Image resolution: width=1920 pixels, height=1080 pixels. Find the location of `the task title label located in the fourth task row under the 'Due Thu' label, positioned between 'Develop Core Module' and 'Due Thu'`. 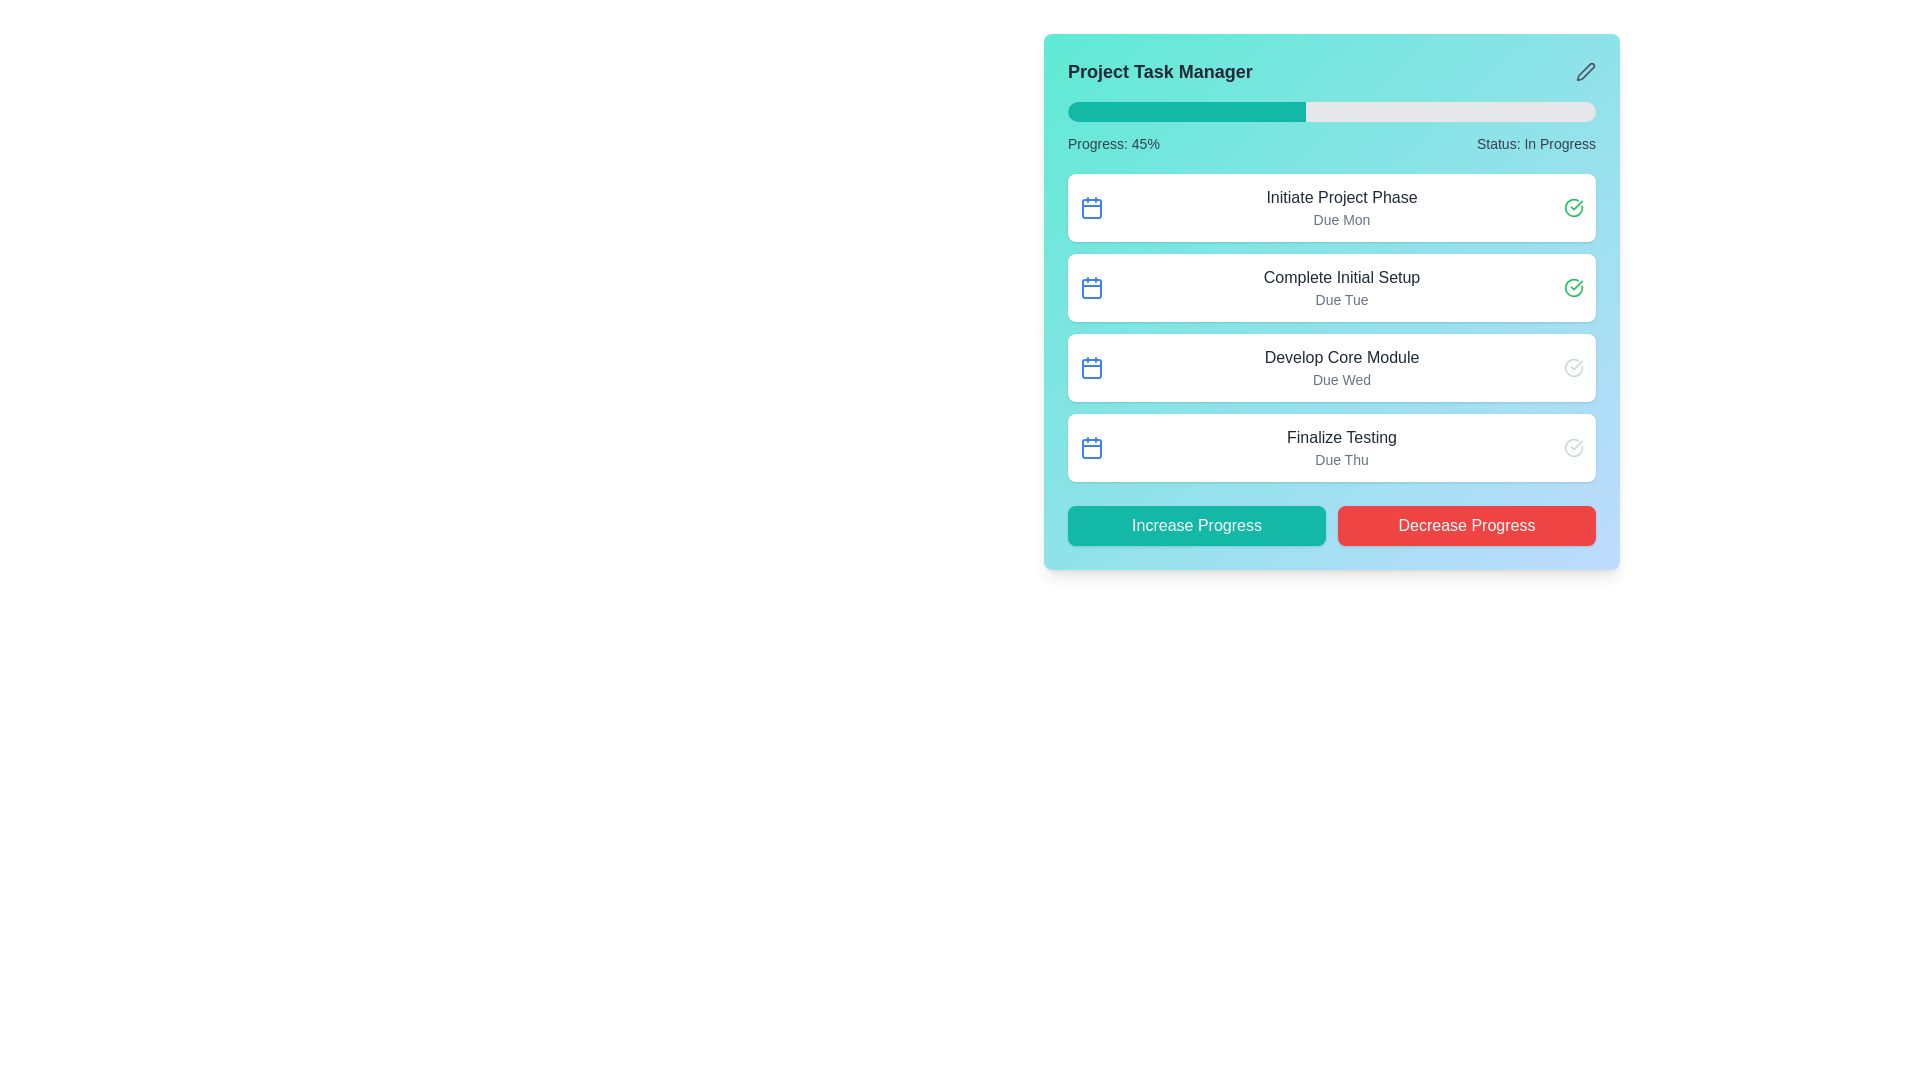

the task title label located in the fourth task row under the 'Due Thu' label, positioned between 'Develop Core Module' and 'Due Thu' is located at coordinates (1342, 437).